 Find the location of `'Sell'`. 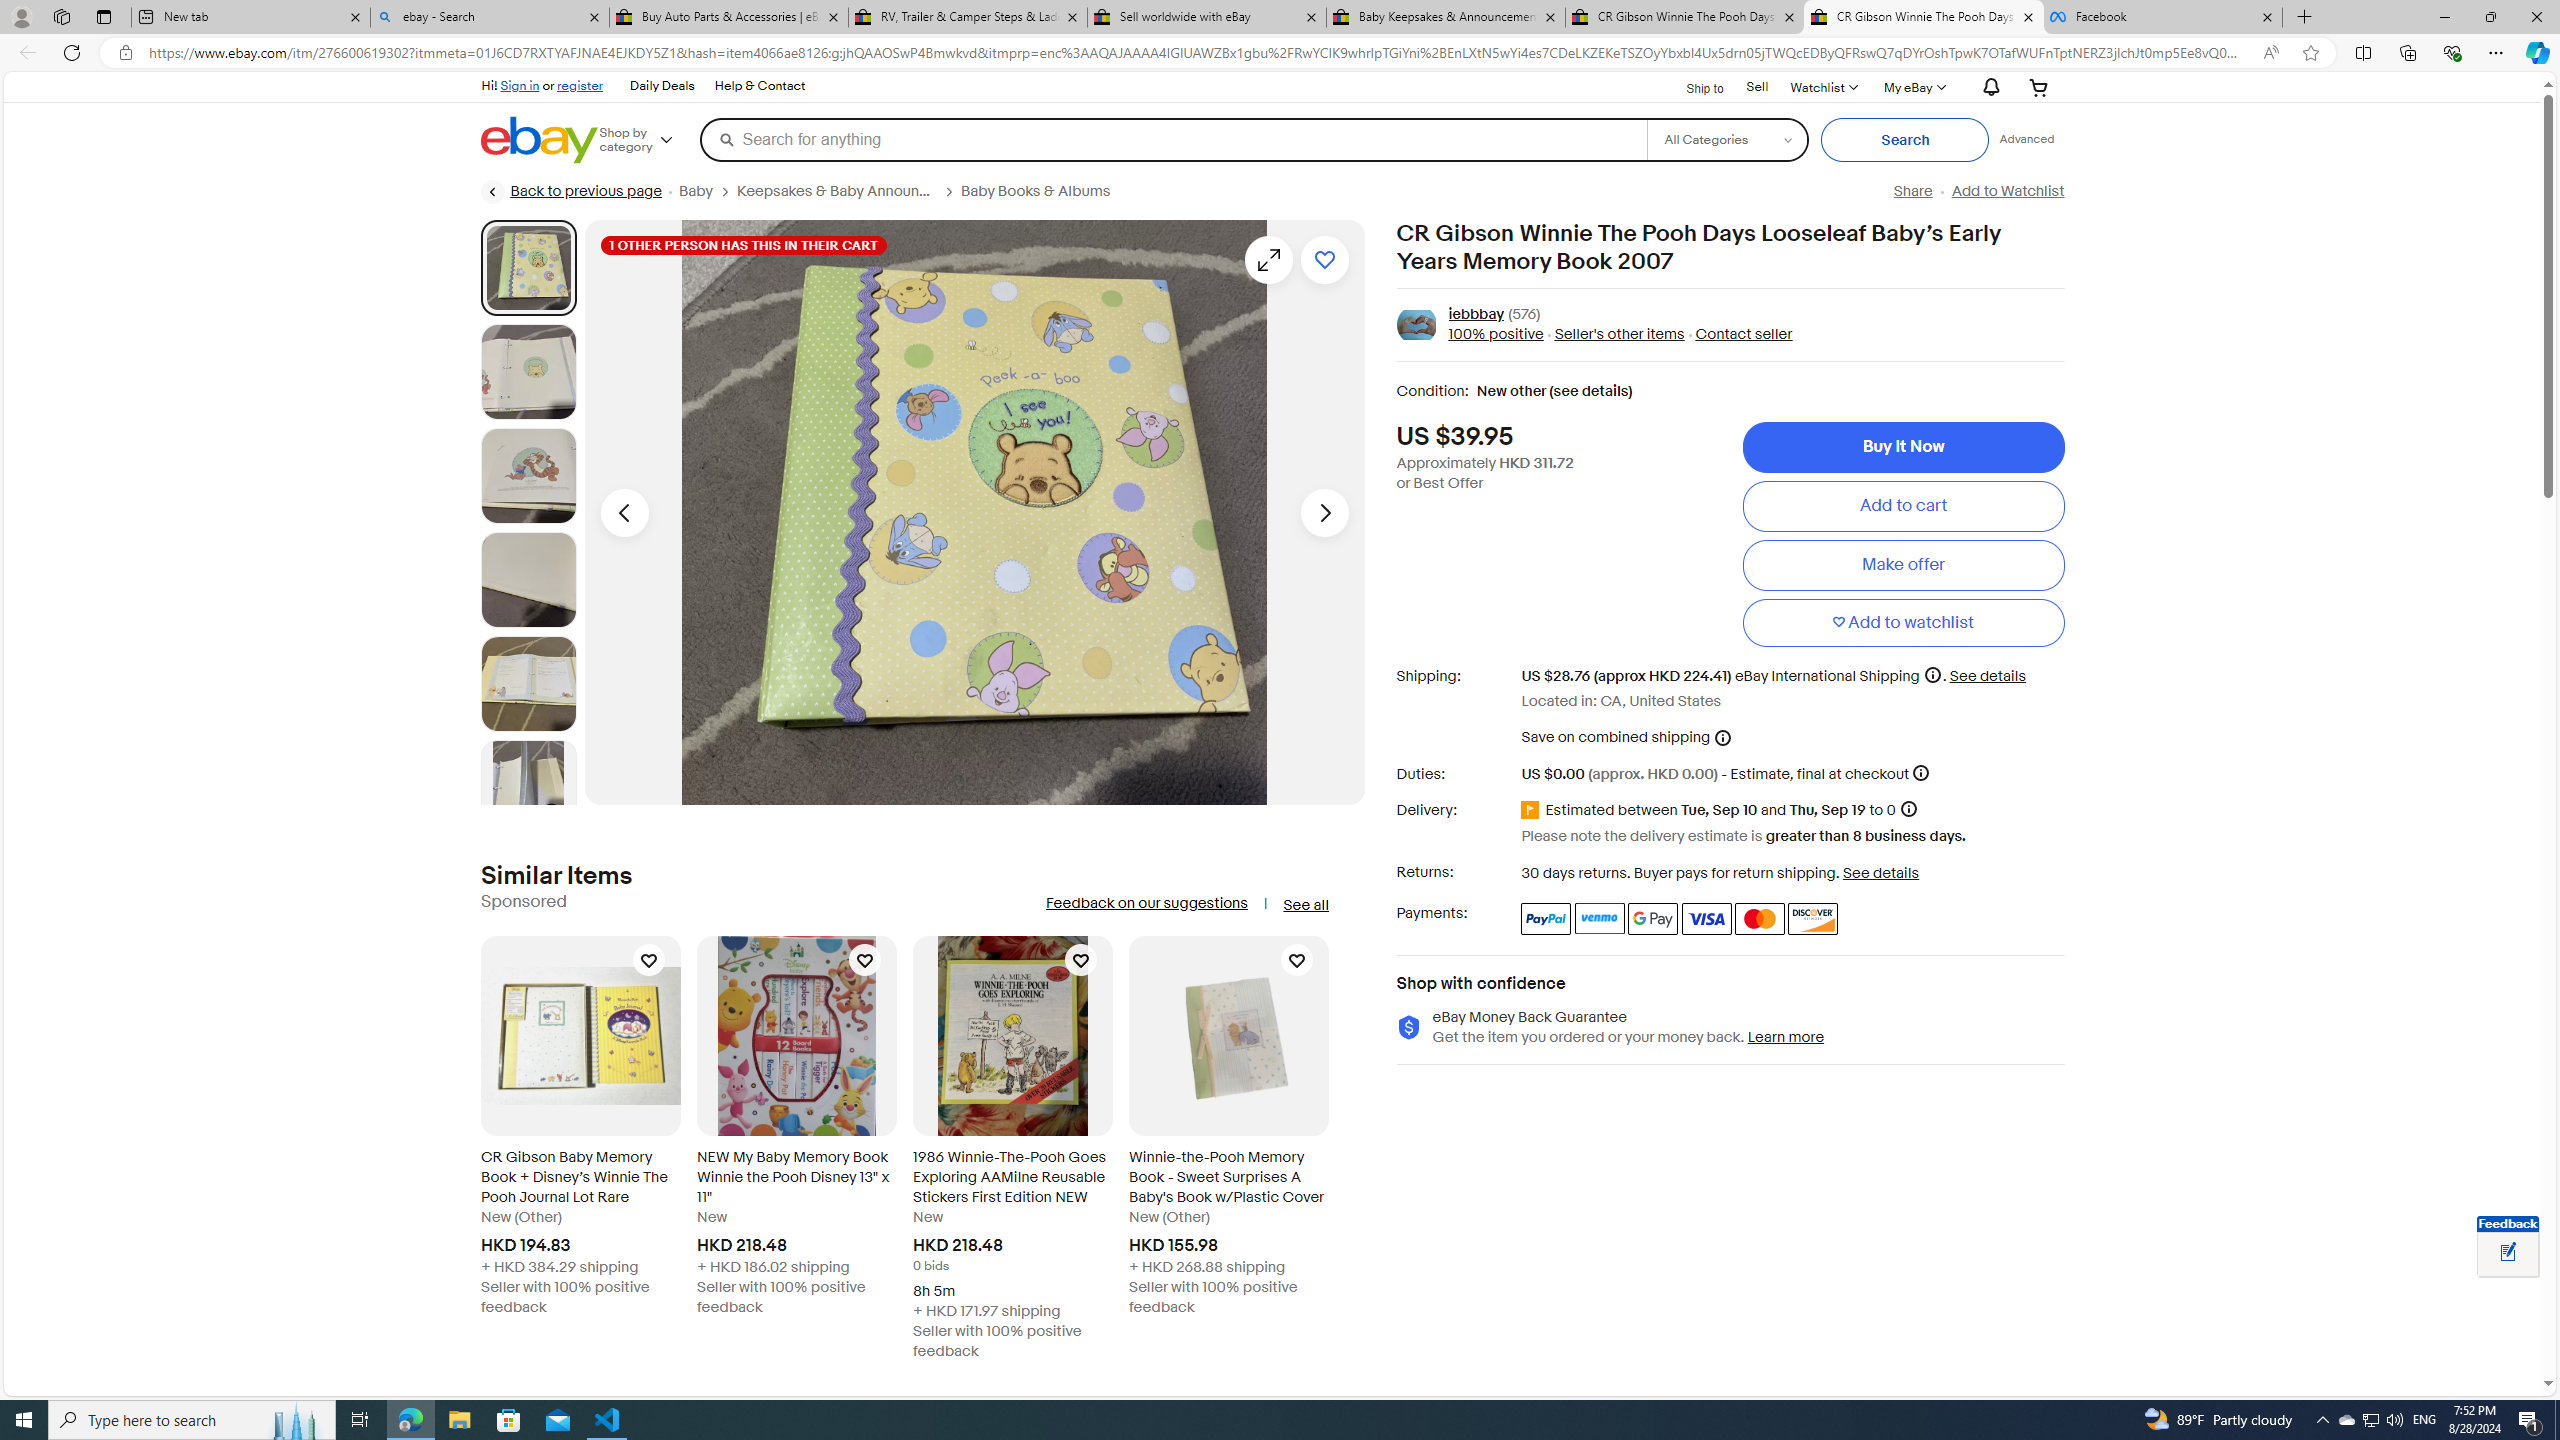

'Sell' is located at coordinates (1756, 85).